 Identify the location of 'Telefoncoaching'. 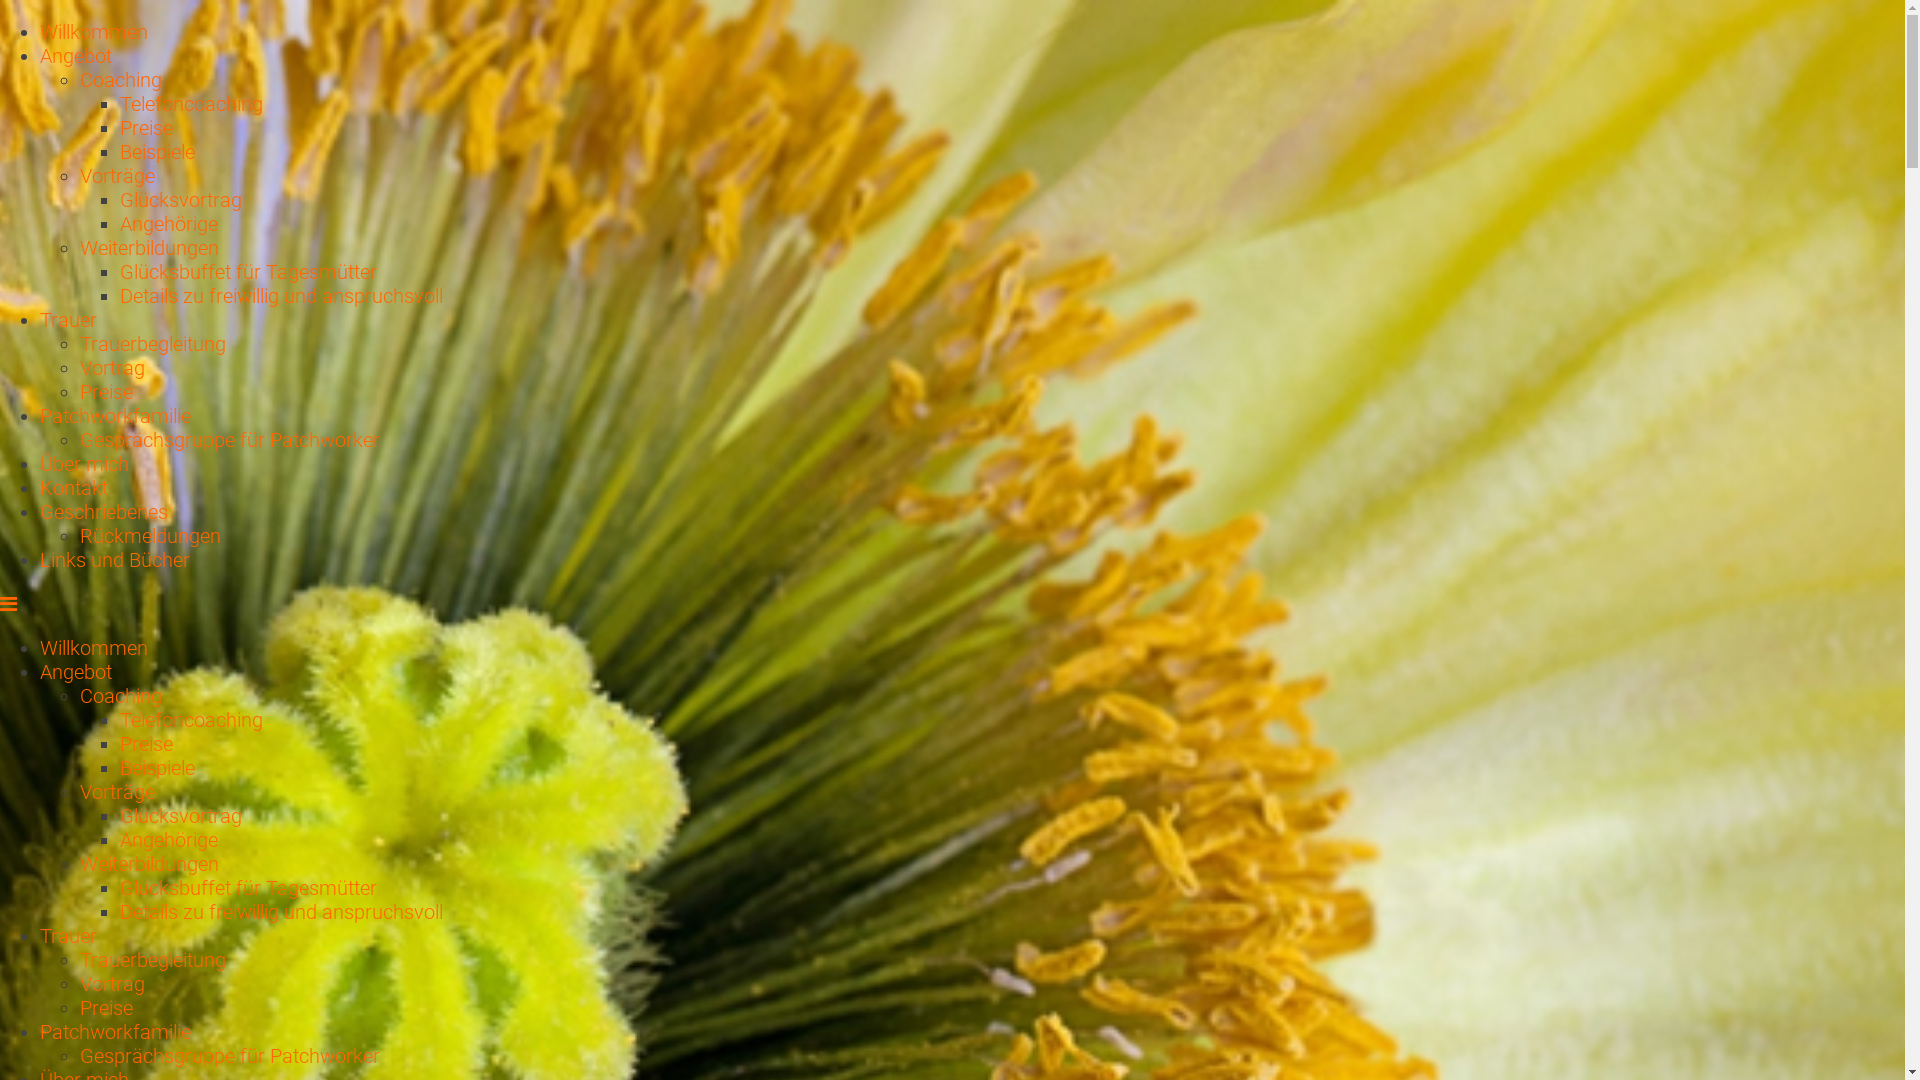
(191, 104).